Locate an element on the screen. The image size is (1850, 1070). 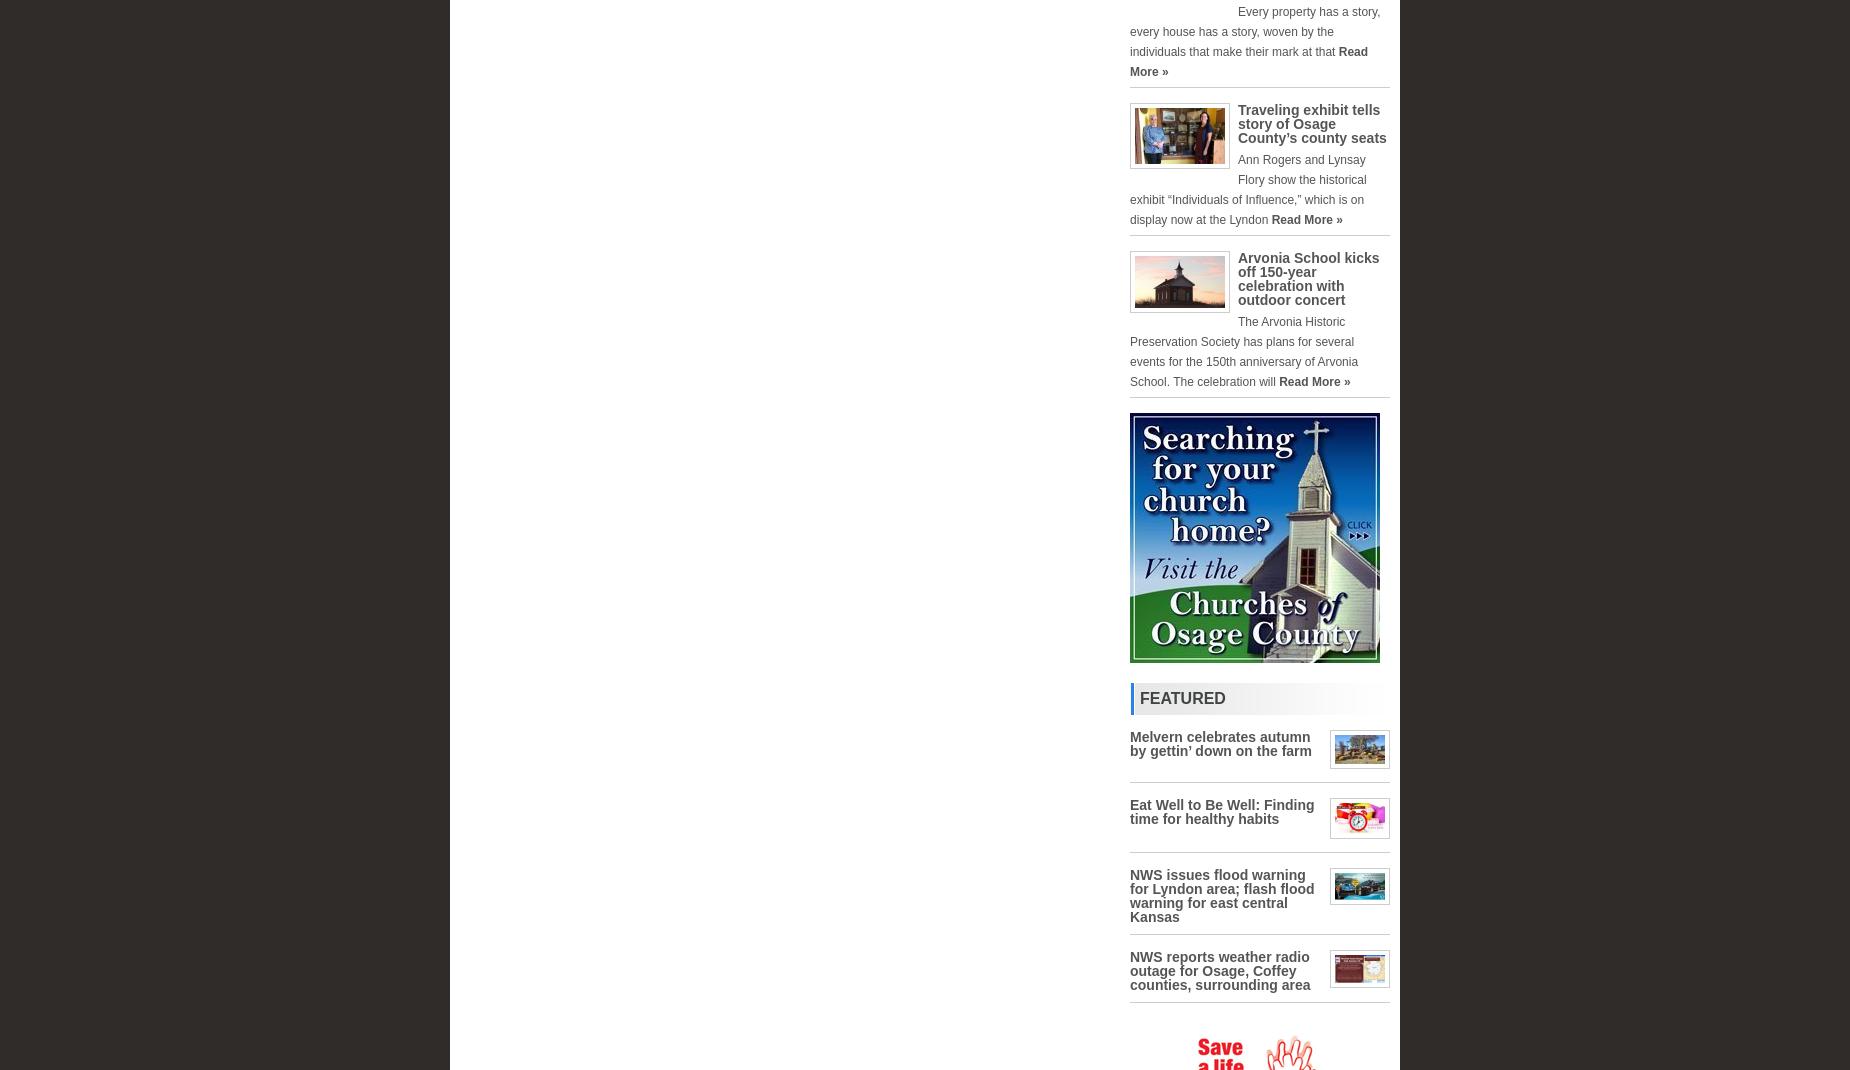
'Arvonia School kicks off 150-year celebration with outdoor concert' is located at coordinates (1307, 278).